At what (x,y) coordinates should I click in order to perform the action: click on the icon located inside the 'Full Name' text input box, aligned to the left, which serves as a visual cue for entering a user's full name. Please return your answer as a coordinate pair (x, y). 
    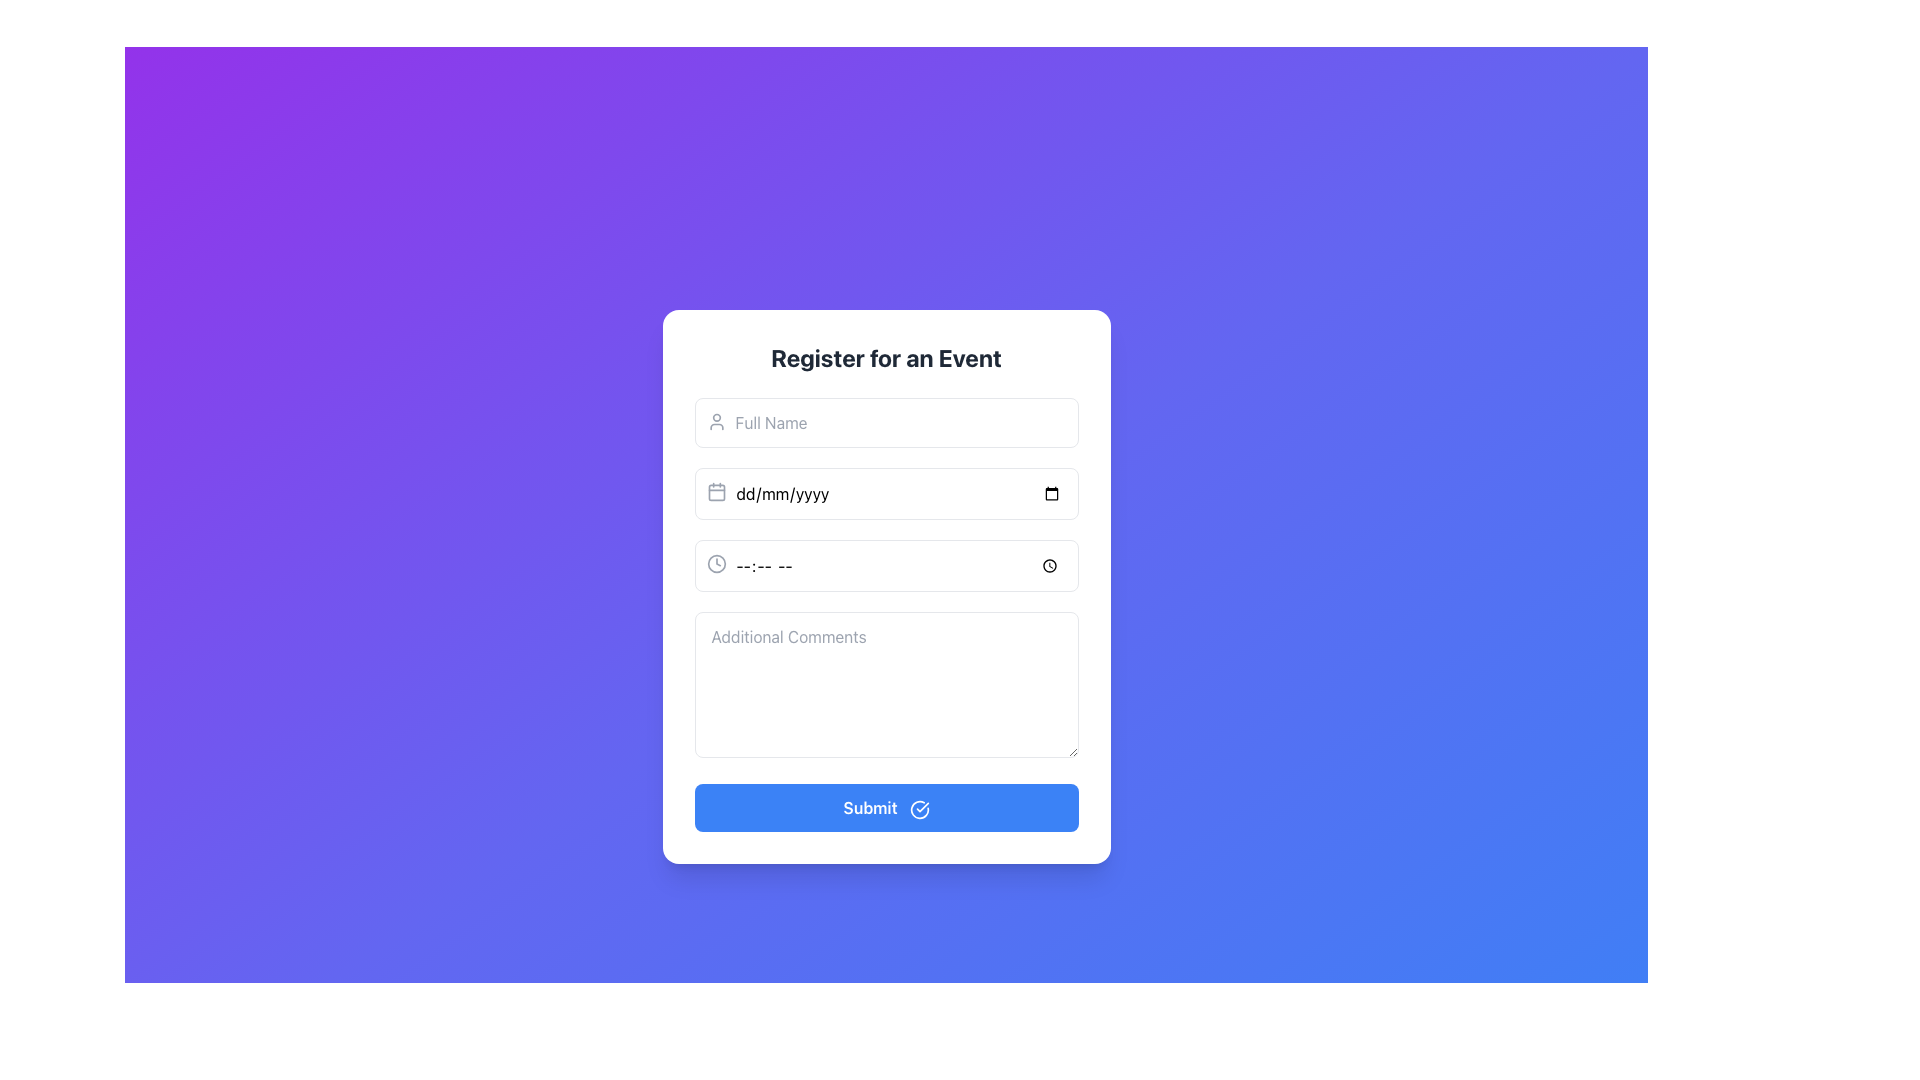
    Looking at the image, I should click on (716, 420).